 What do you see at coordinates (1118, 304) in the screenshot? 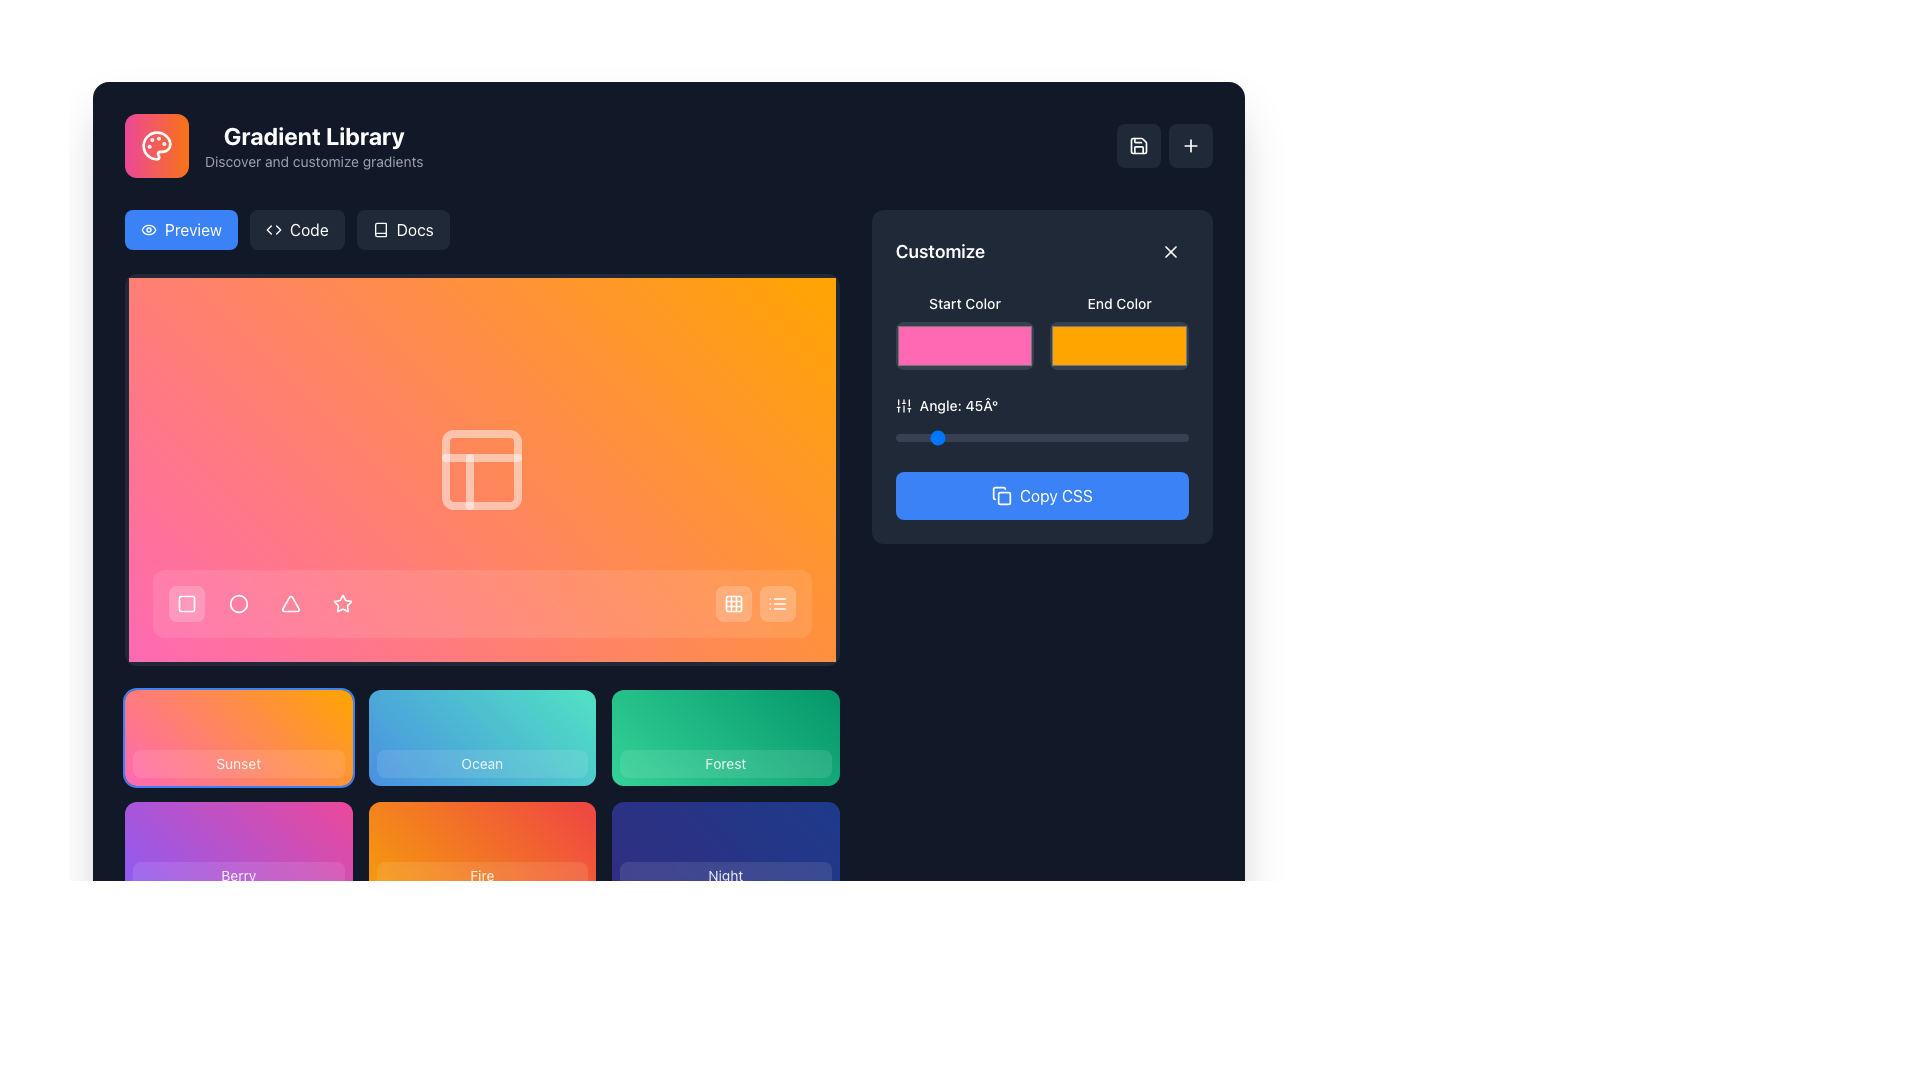
I see `the 'End Color' text label which identifies the associated color-picker control below it in the 'Customize' section of the user interface` at bounding box center [1118, 304].